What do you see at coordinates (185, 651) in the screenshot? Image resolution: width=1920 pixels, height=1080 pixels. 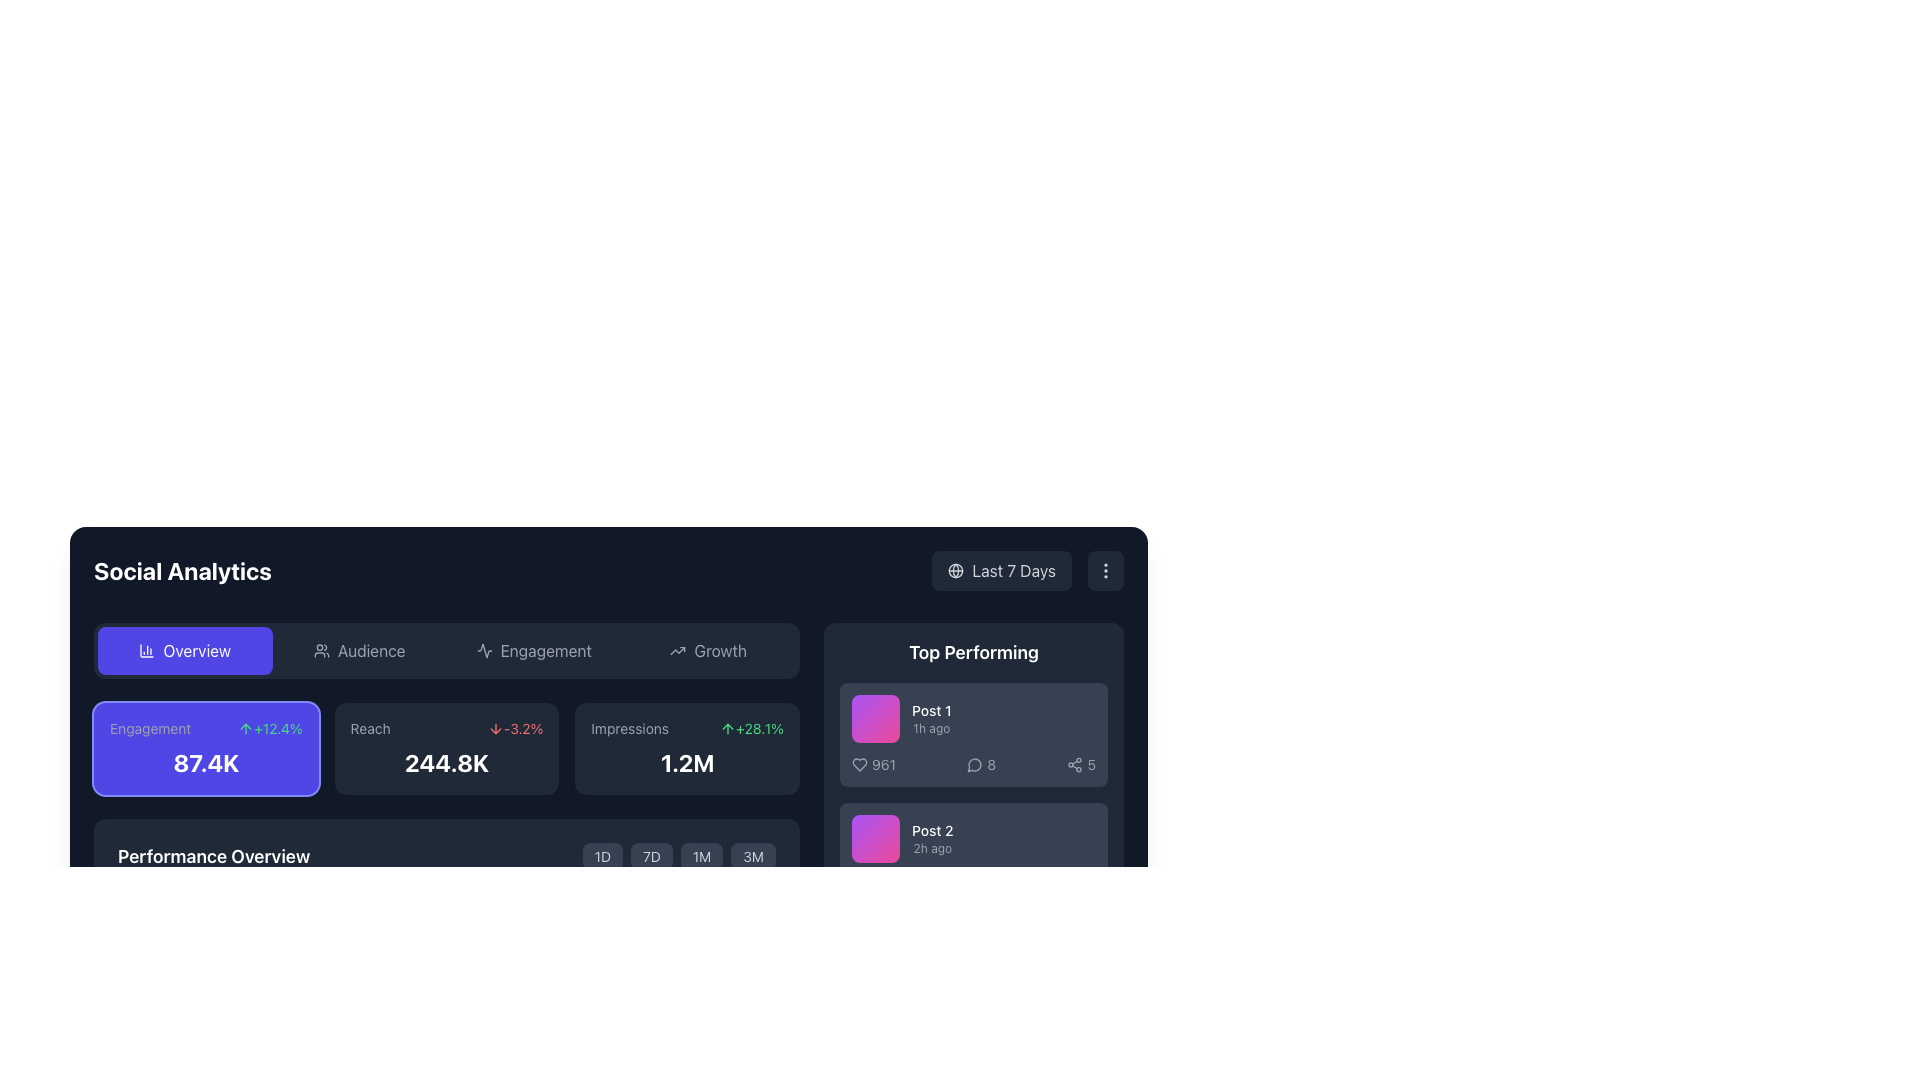 I see `the 'Overview' button with a vibrant purple background and a bar chart icon` at bounding box center [185, 651].